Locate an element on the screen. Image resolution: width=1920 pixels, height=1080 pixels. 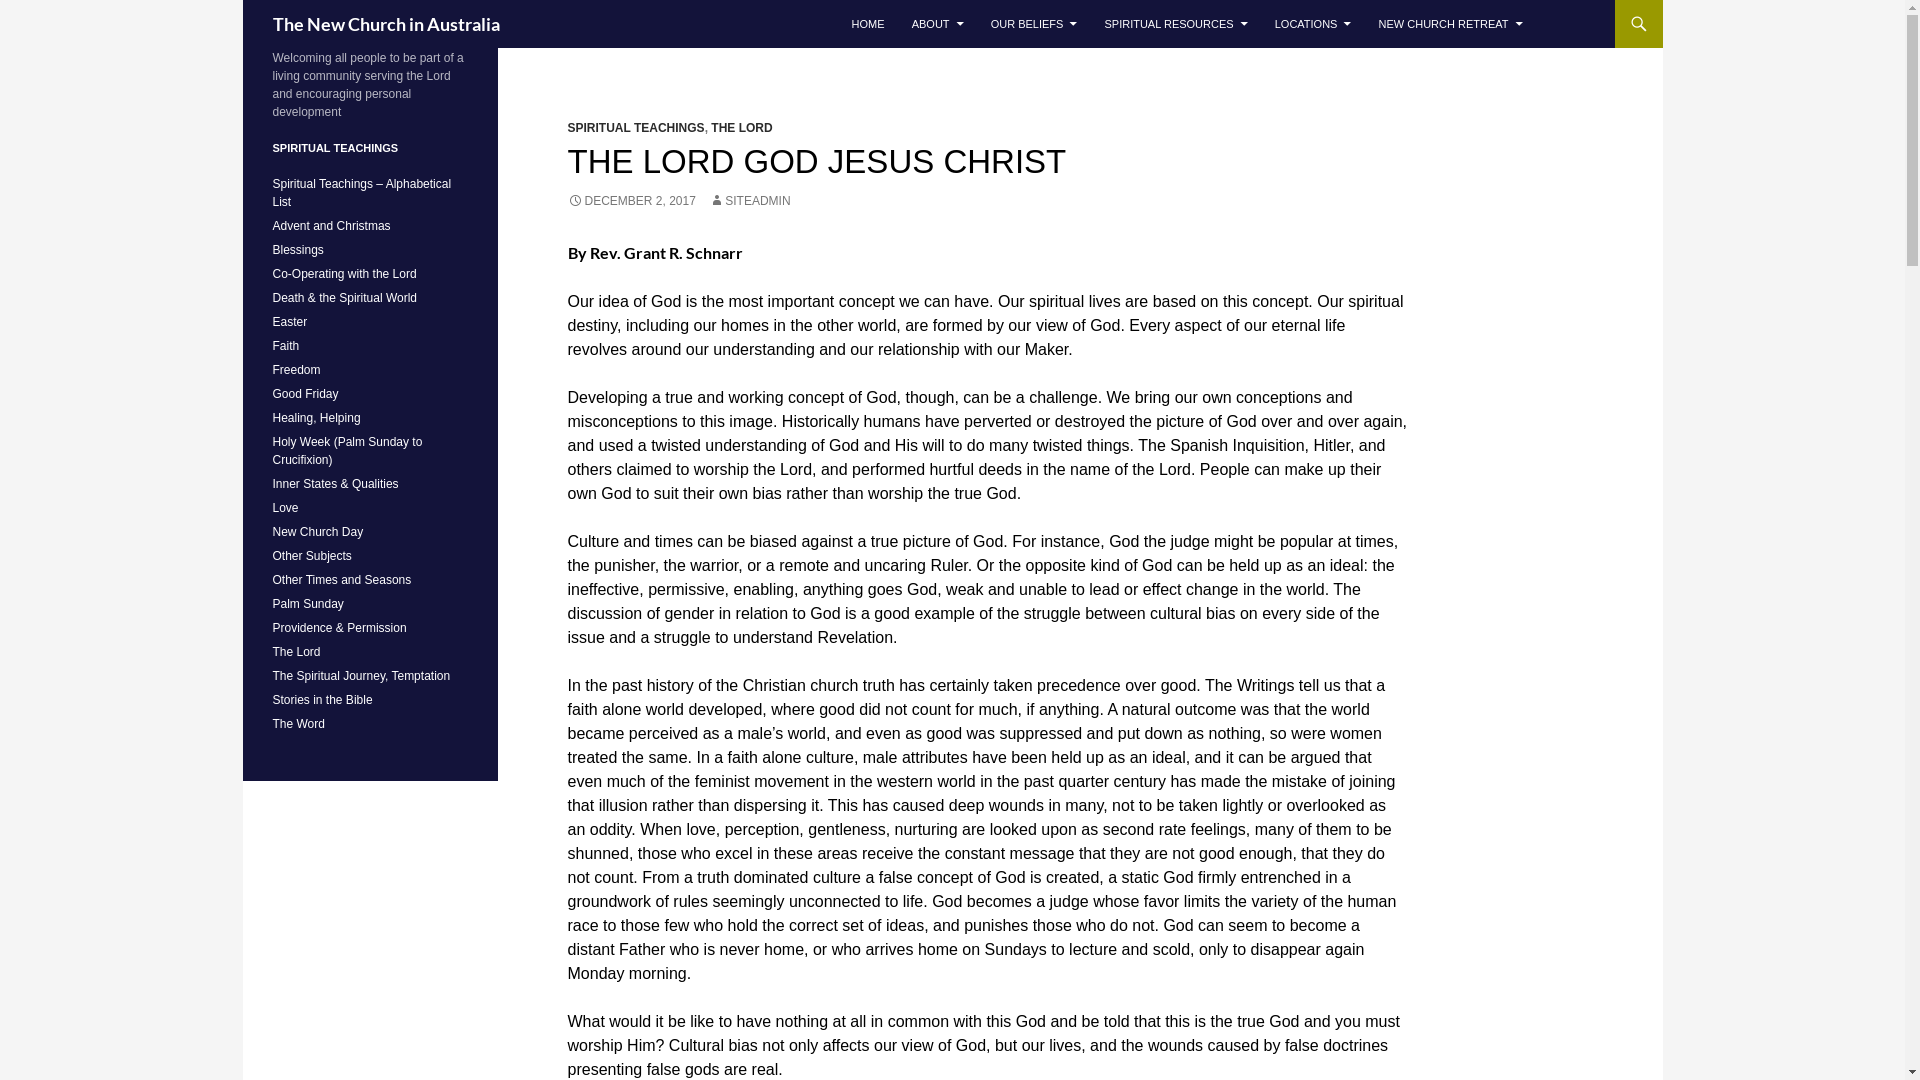
'Love' is located at coordinates (271, 507).